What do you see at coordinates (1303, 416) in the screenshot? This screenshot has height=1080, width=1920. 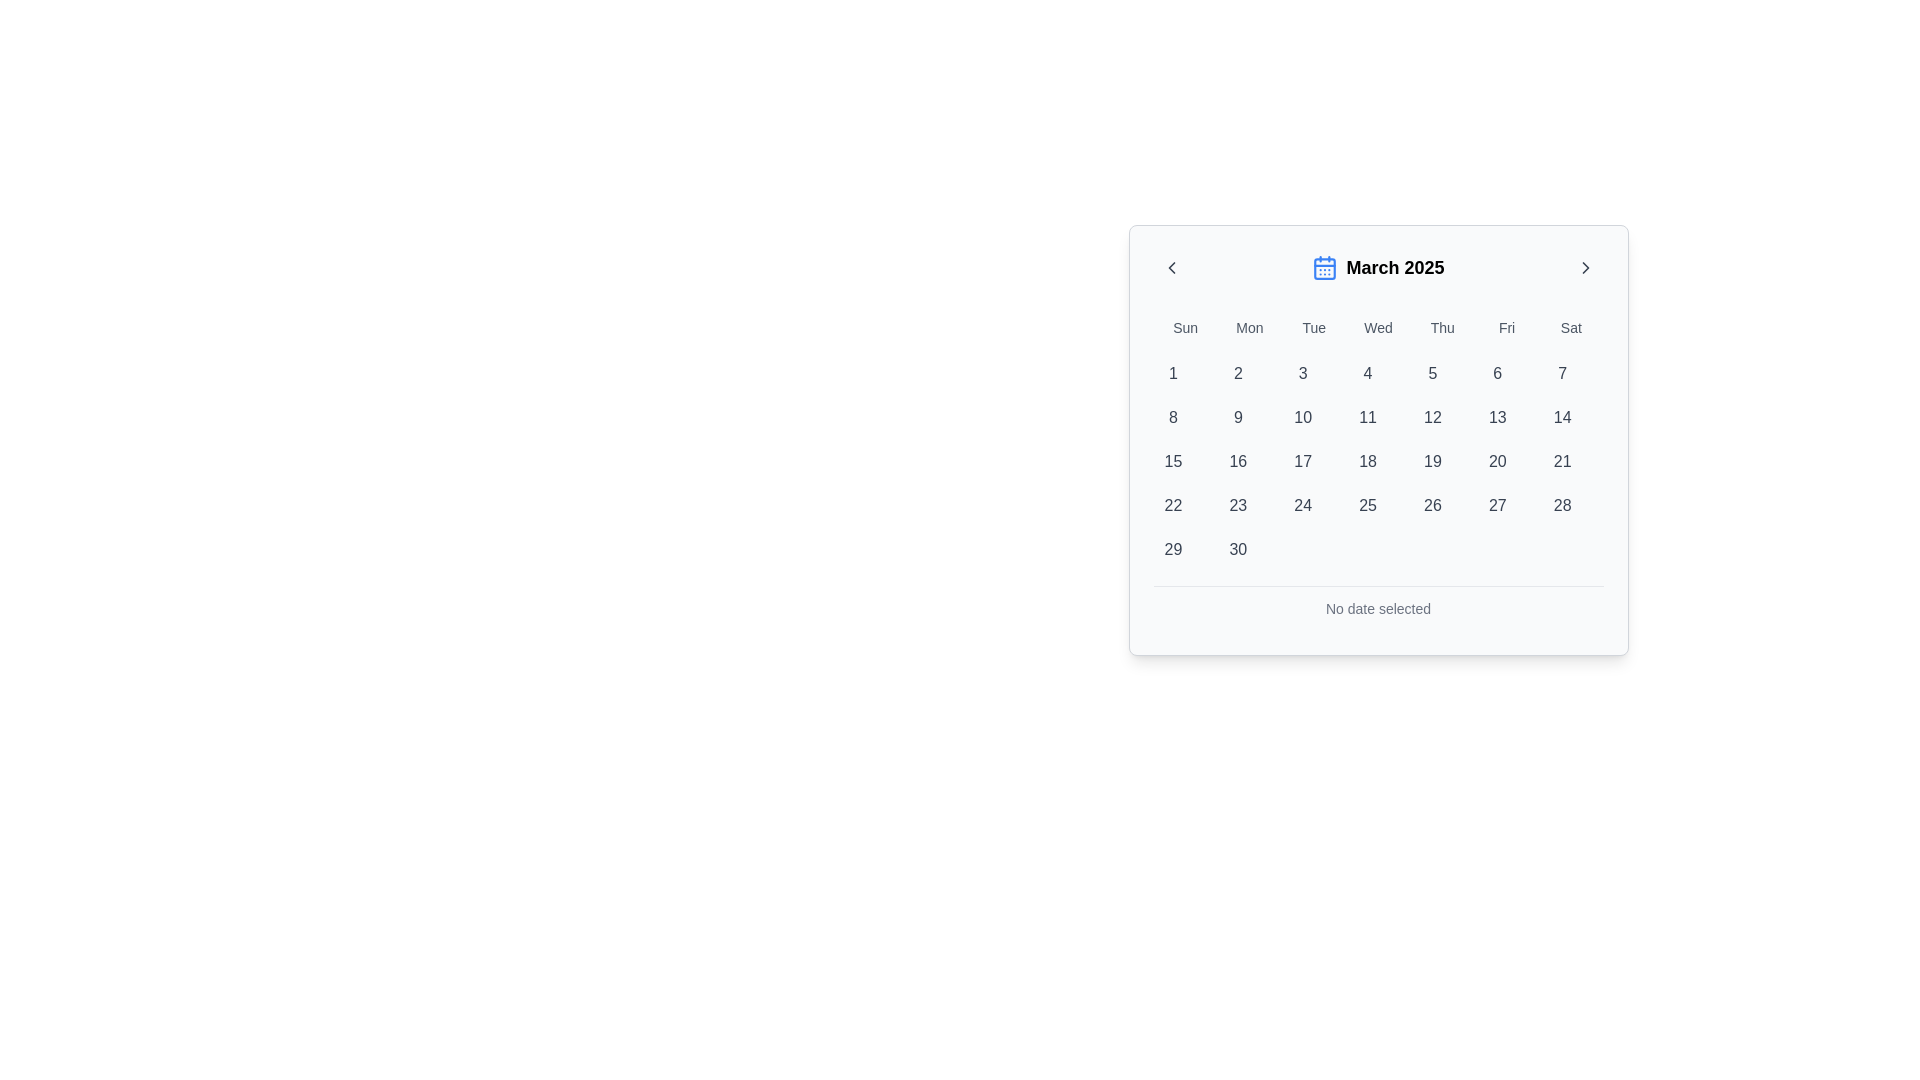 I see `the circular button labeled '10' in the second row, third column of the calendar grid` at bounding box center [1303, 416].